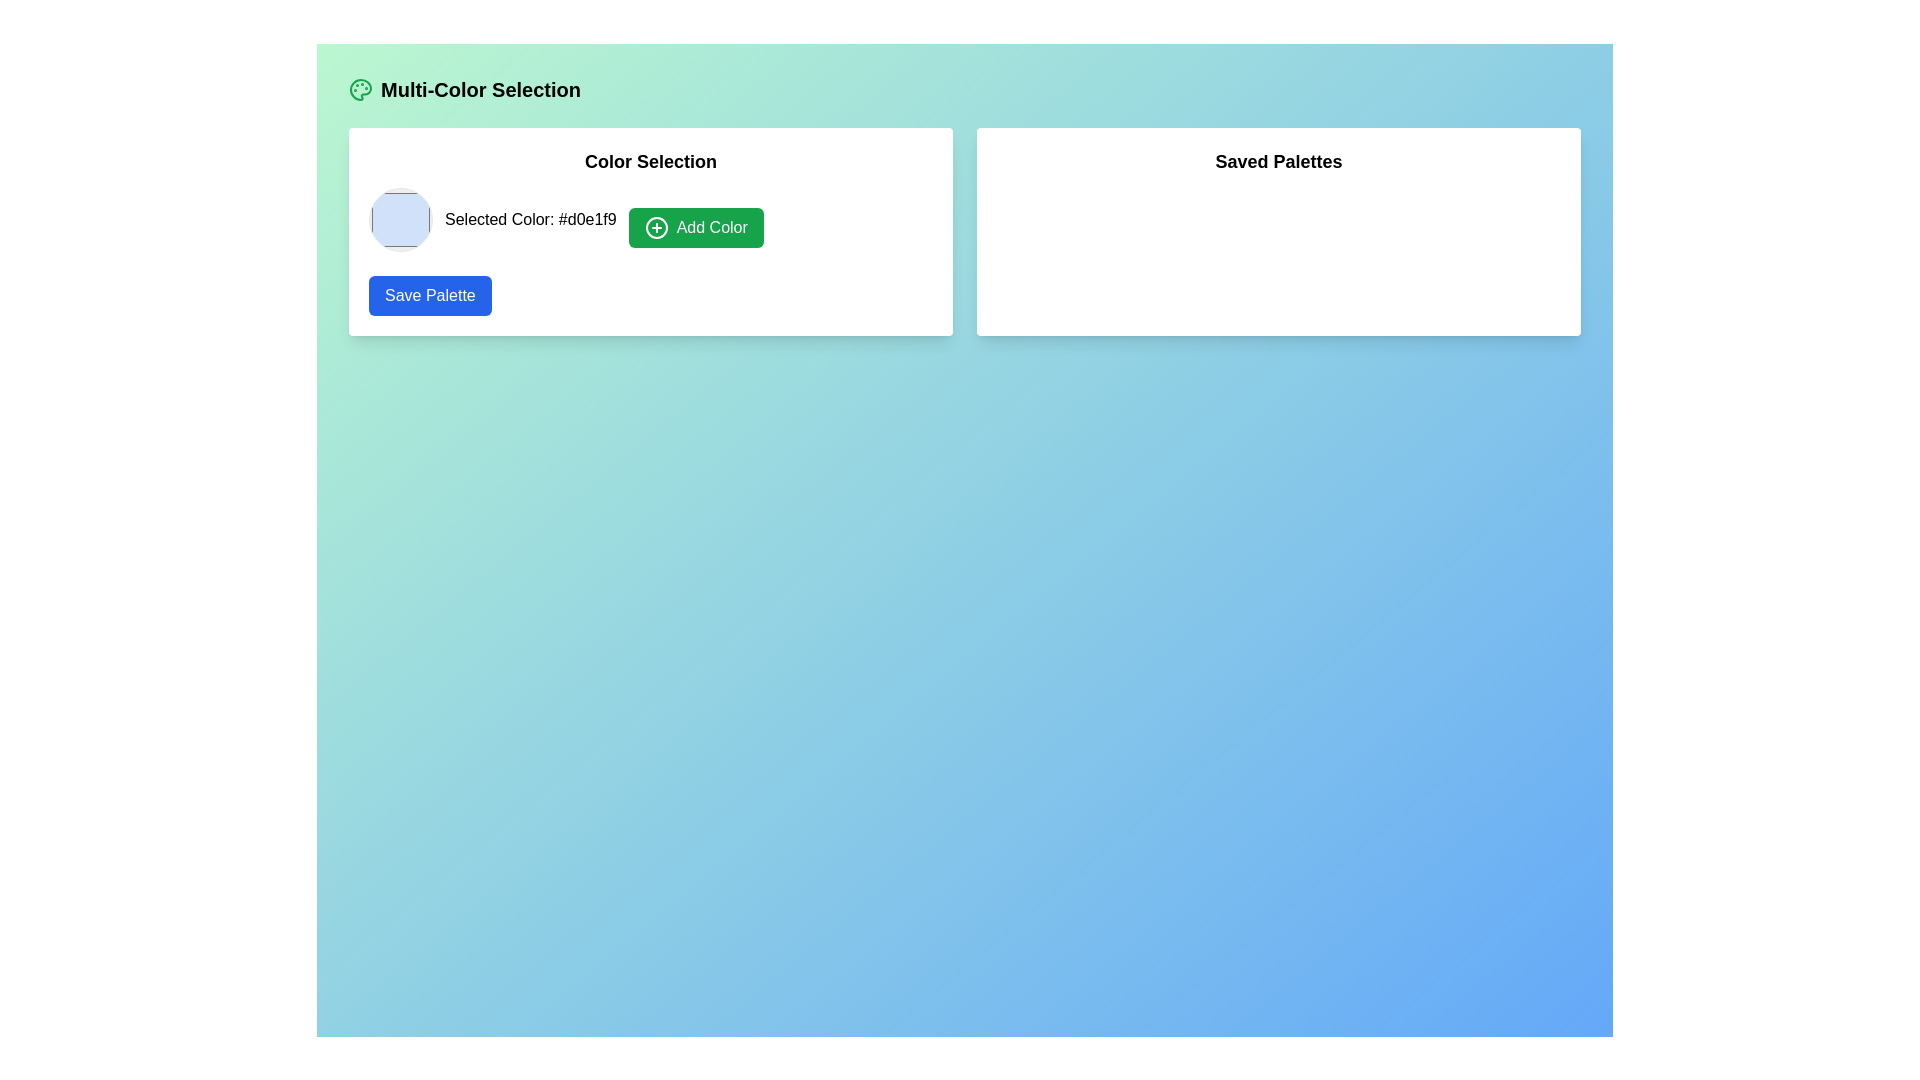 Image resolution: width=1920 pixels, height=1080 pixels. What do you see at coordinates (656, 226) in the screenshot?
I see `the icon indicating the action of adding a color, which is located to the left of the 'Add Color' label within the green button in the 'Color Selection' section` at bounding box center [656, 226].